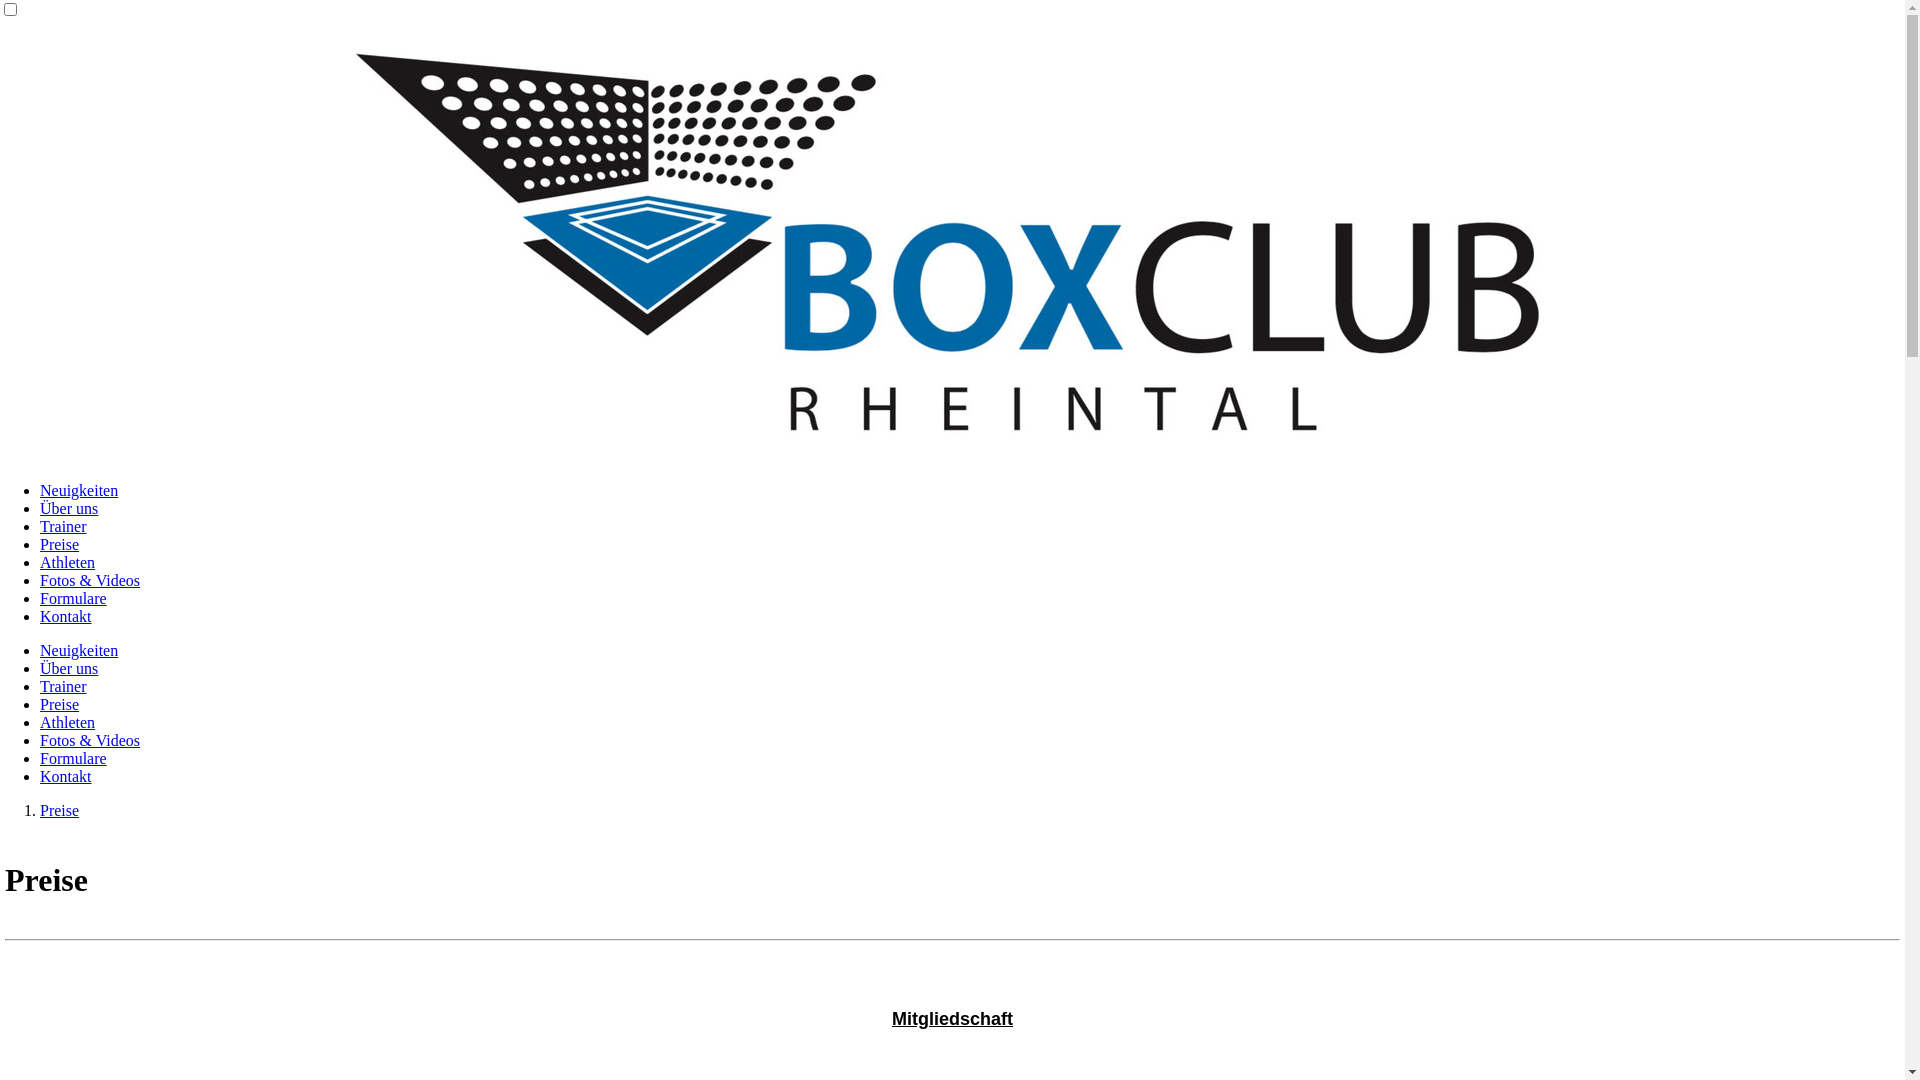 The width and height of the screenshot is (1920, 1080). Describe the element at coordinates (39, 685) in the screenshot. I see `'Trainer'` at that location.